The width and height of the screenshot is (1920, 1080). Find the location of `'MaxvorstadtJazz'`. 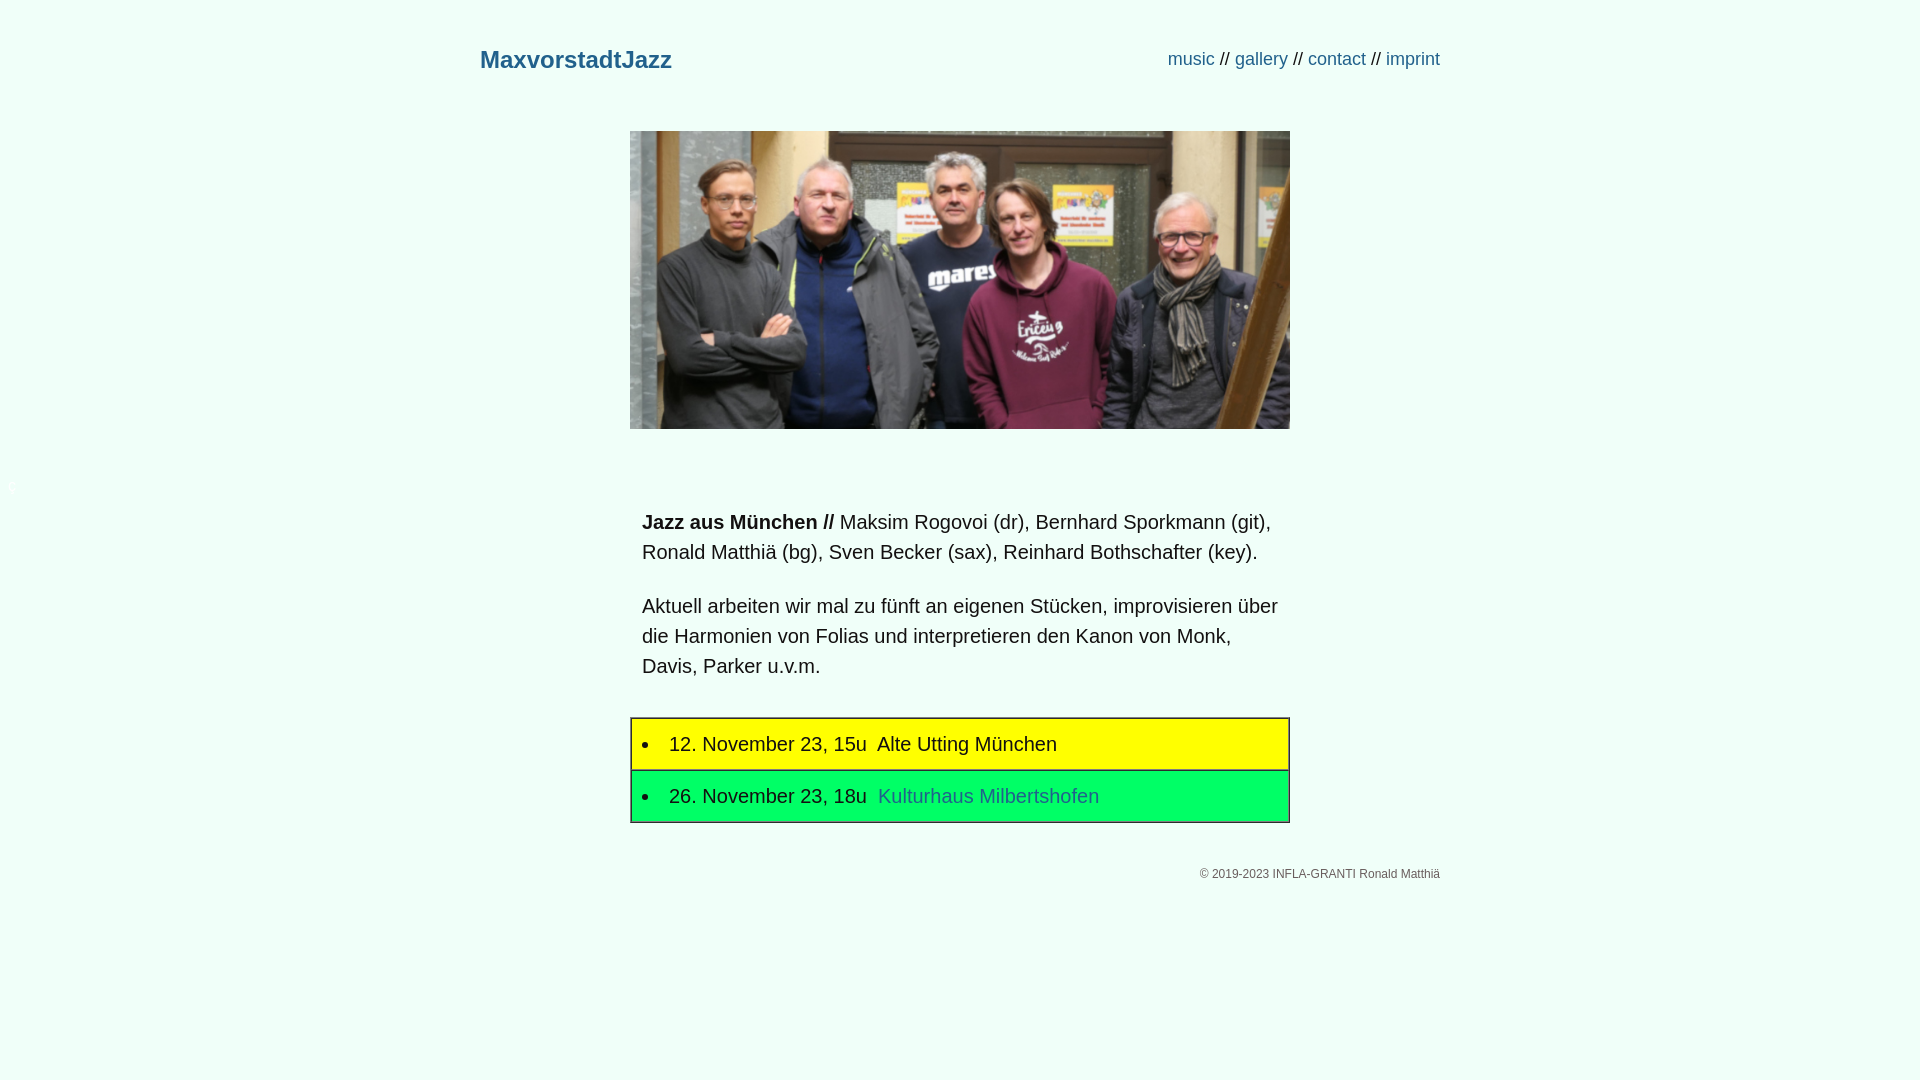

'MaxvorstadtJazz' is located at coordinates (480, 58).